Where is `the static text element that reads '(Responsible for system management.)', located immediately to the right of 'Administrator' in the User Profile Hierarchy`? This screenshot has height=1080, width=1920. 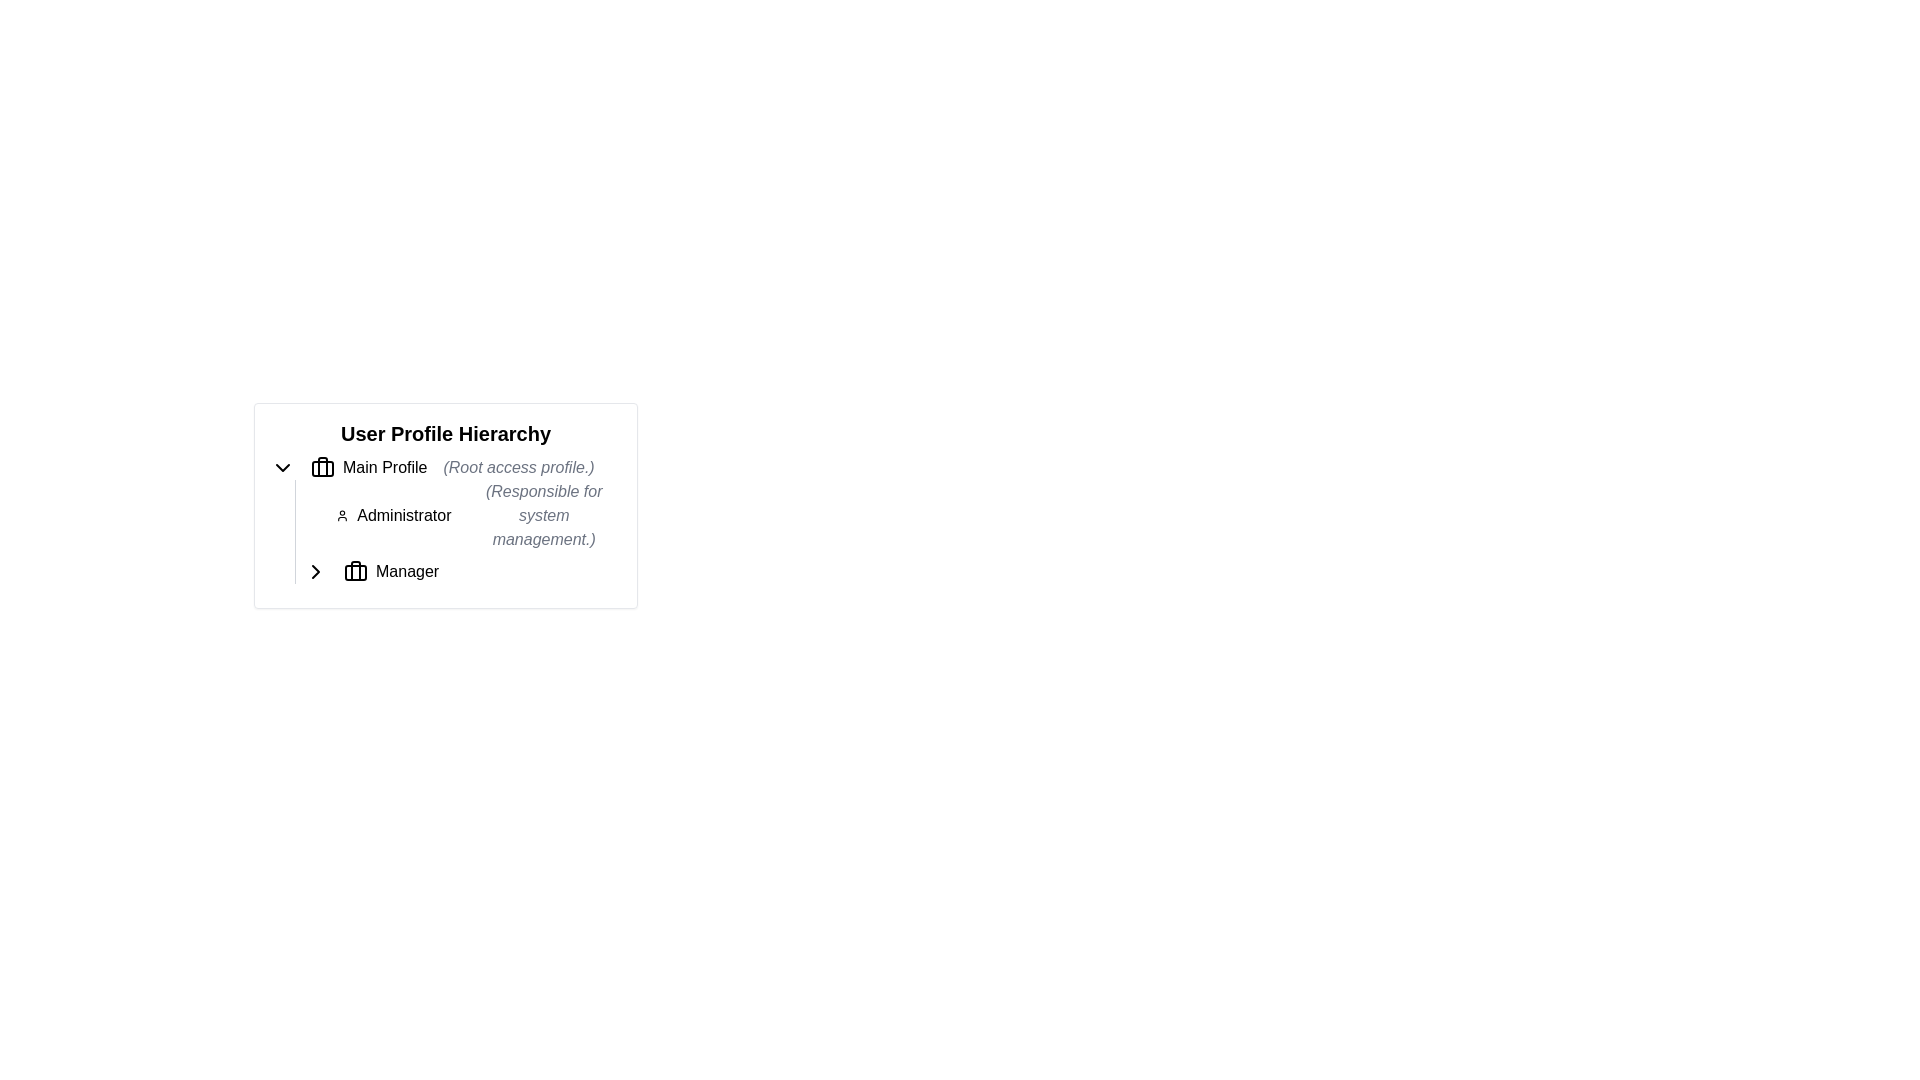 the static text element that reads '(Responsible for system management.)', located immediately to the right of 'Administrator' in the User Profile Hierarchy is located at coordinates (544, 515).